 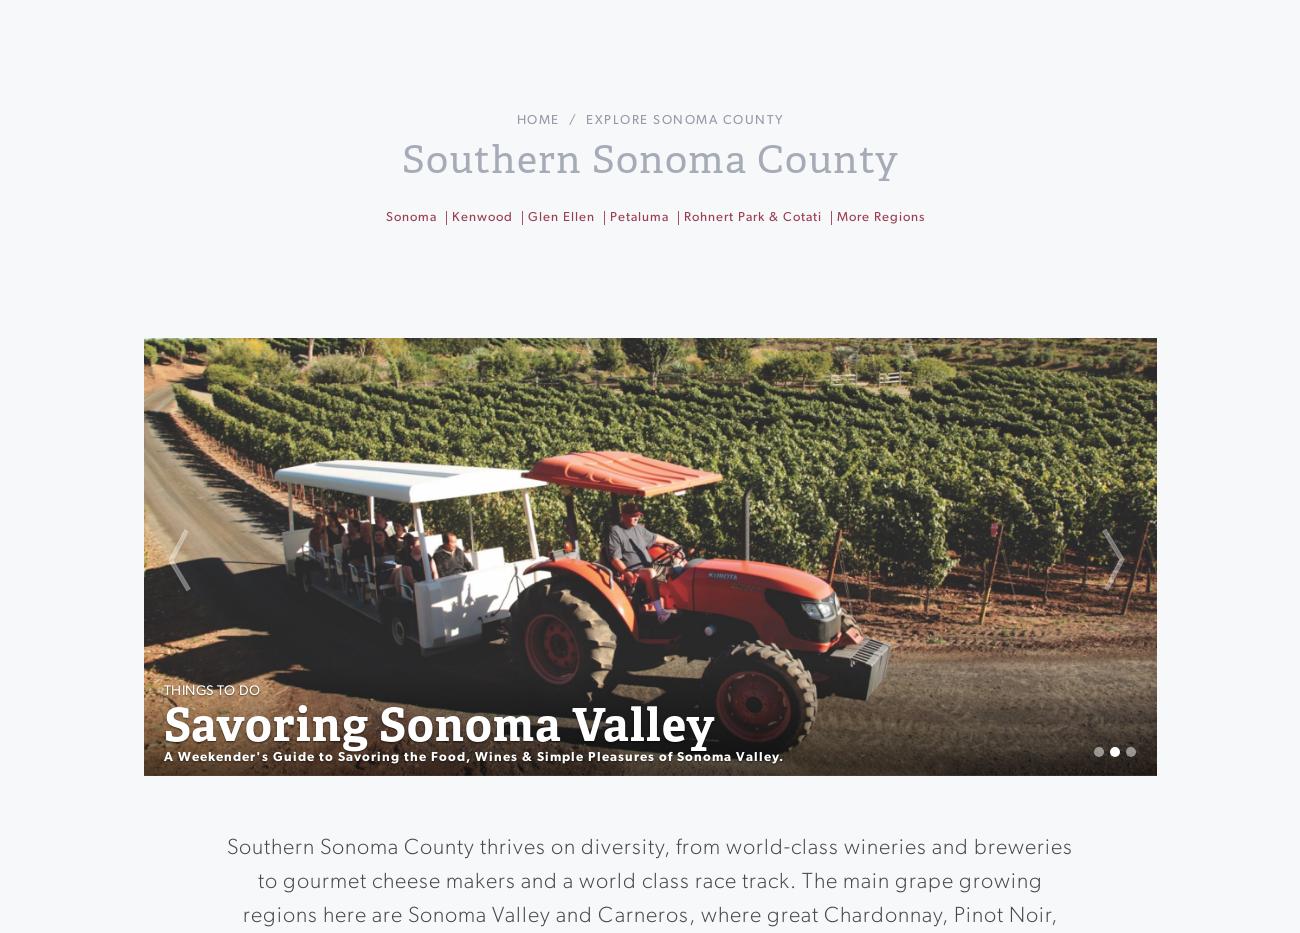 What do you see at coordinates (973, 799) in the screenshot?
I see `'Best Petaluma Hotels'` at bounding box center [973, 799].